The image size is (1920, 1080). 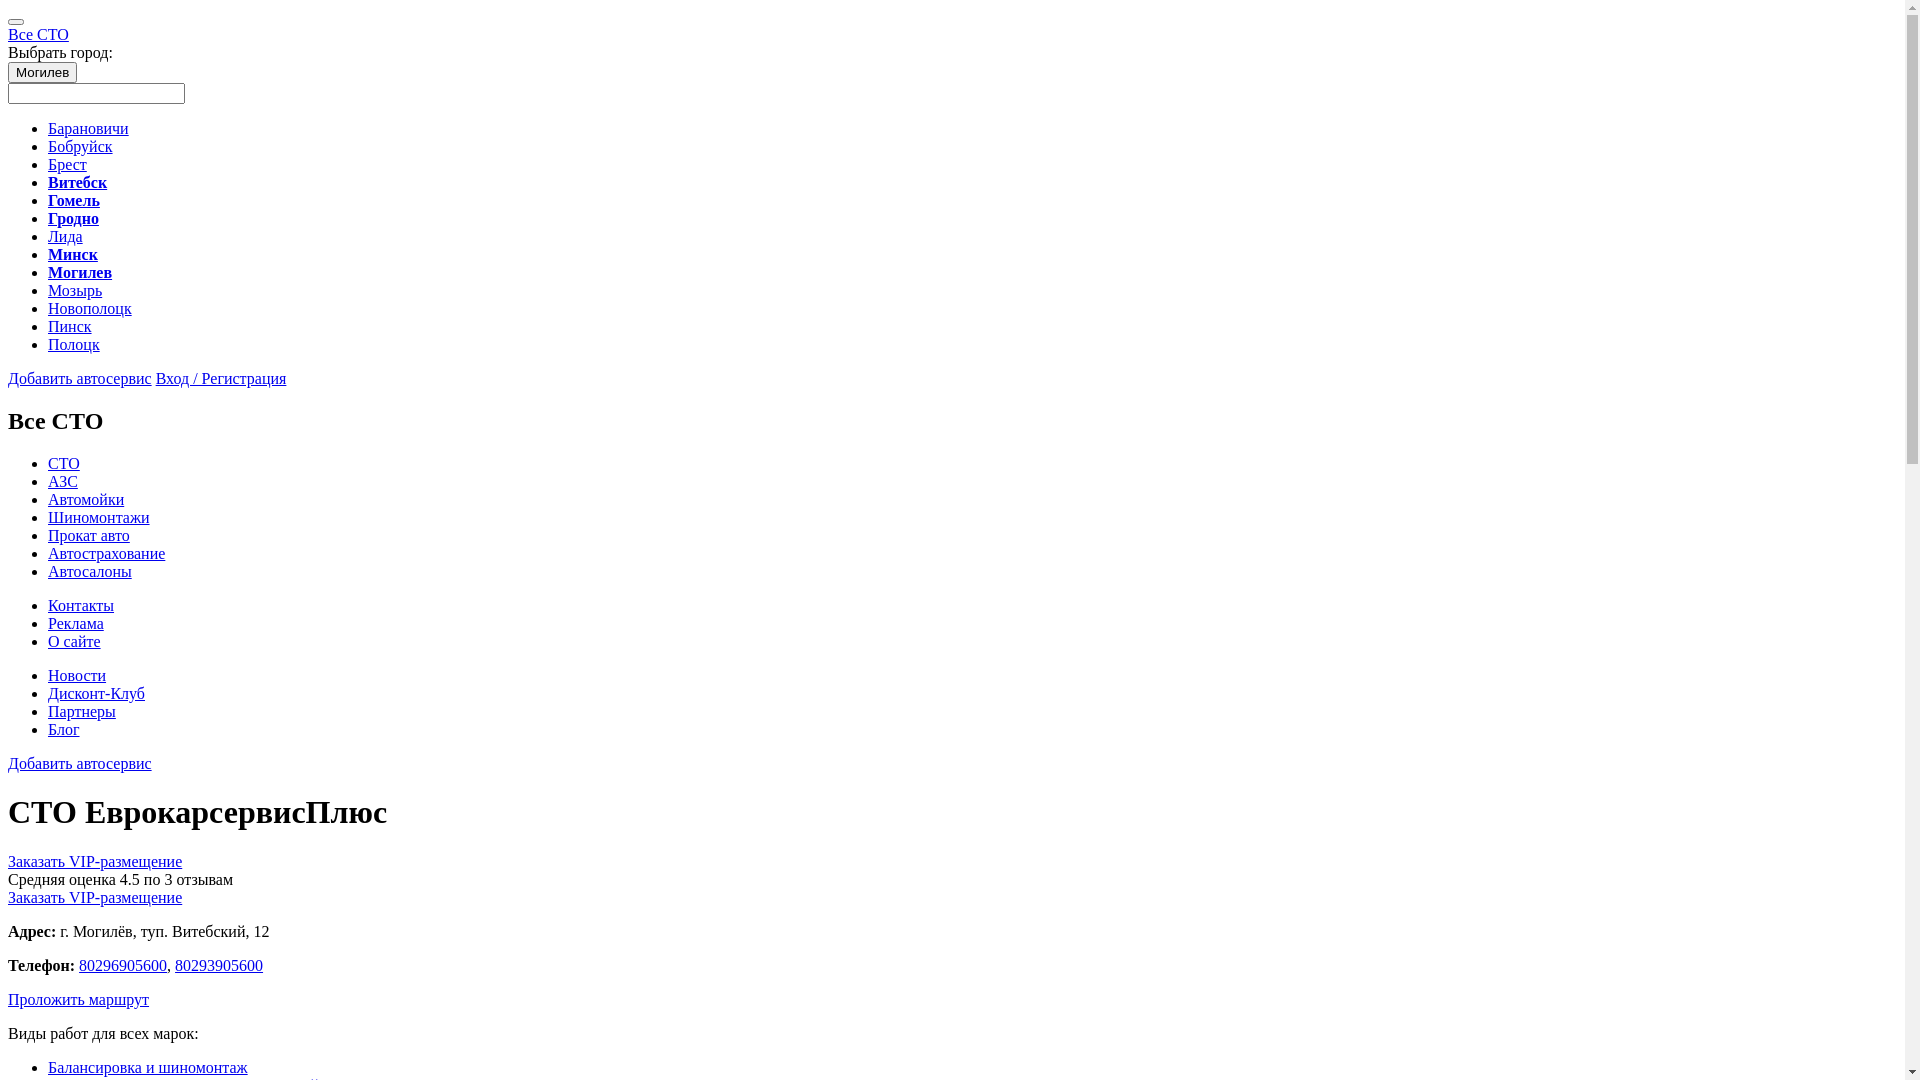 What do you see at coordinates (174, 964) in the screenshot?
I see `'80293905600'` at bounding box center [174, 964].